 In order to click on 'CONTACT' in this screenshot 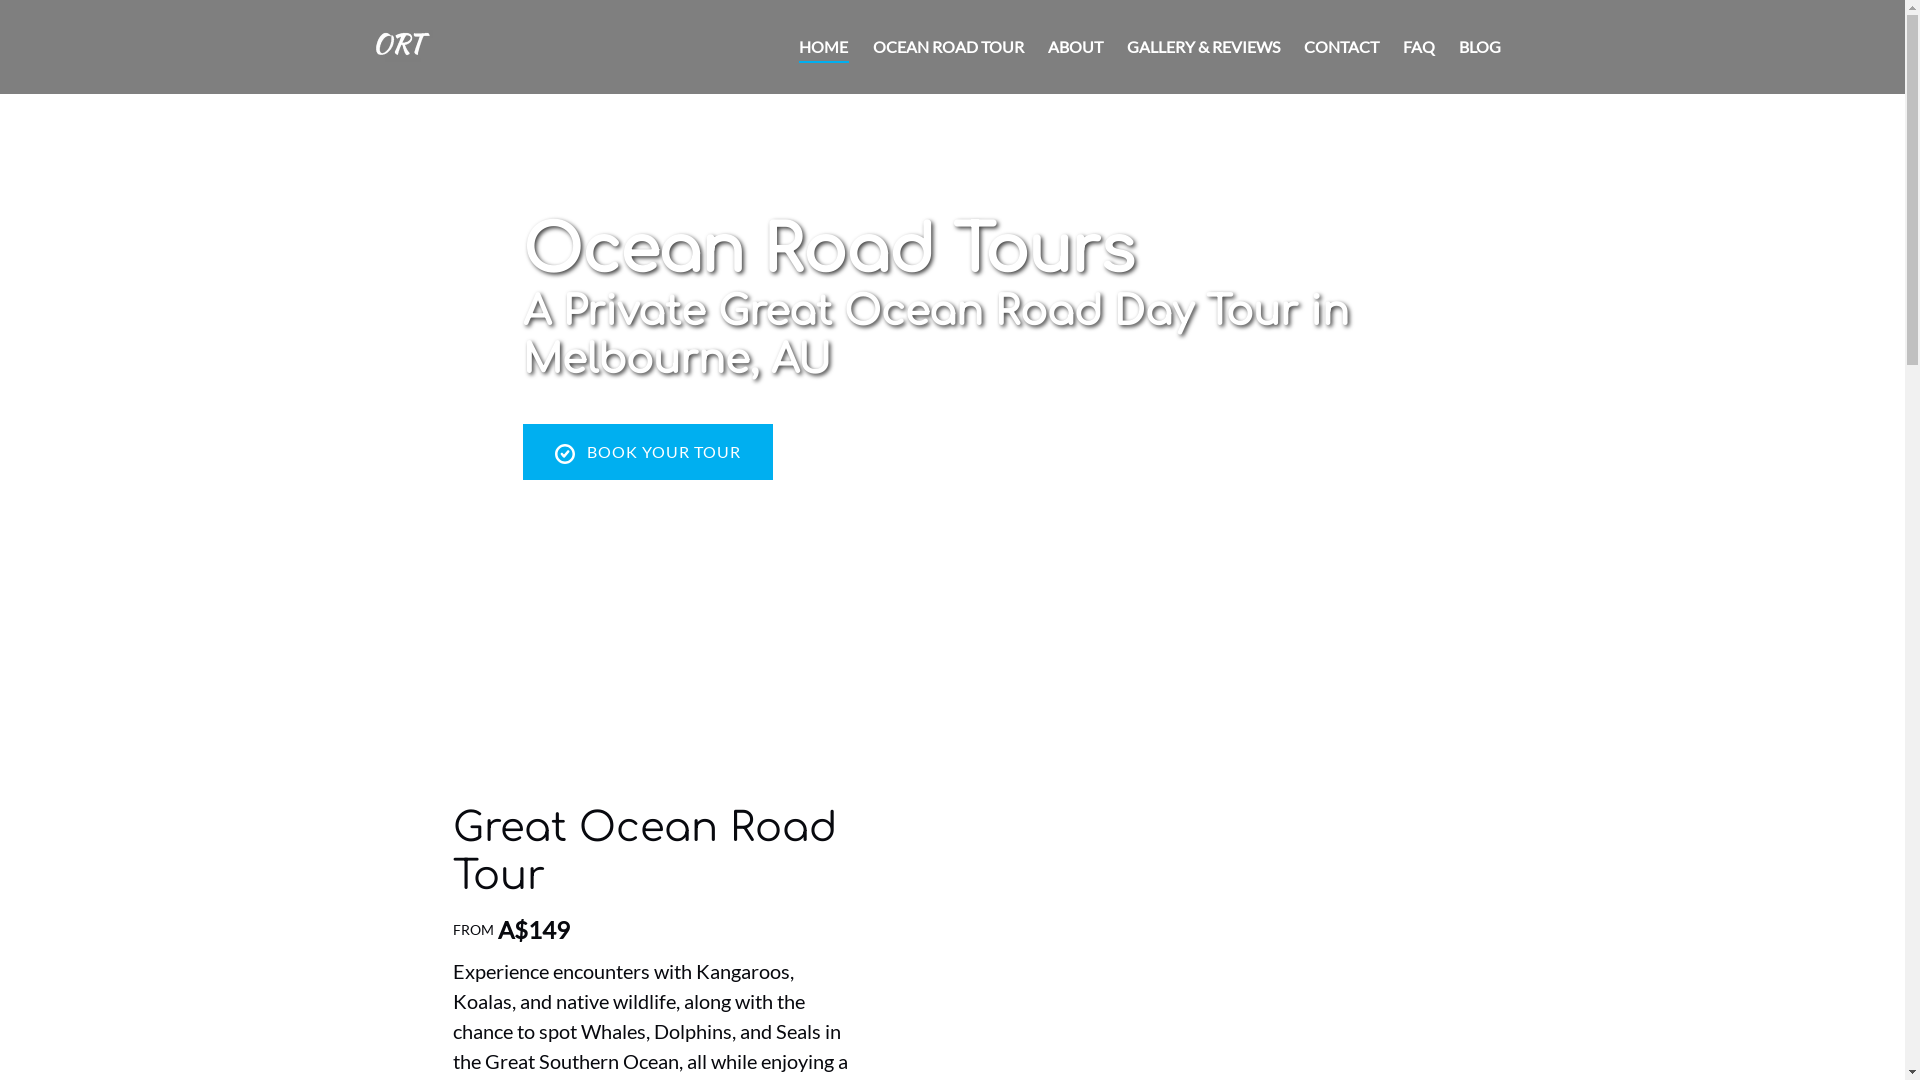, I will do `click(1341, 45)`.